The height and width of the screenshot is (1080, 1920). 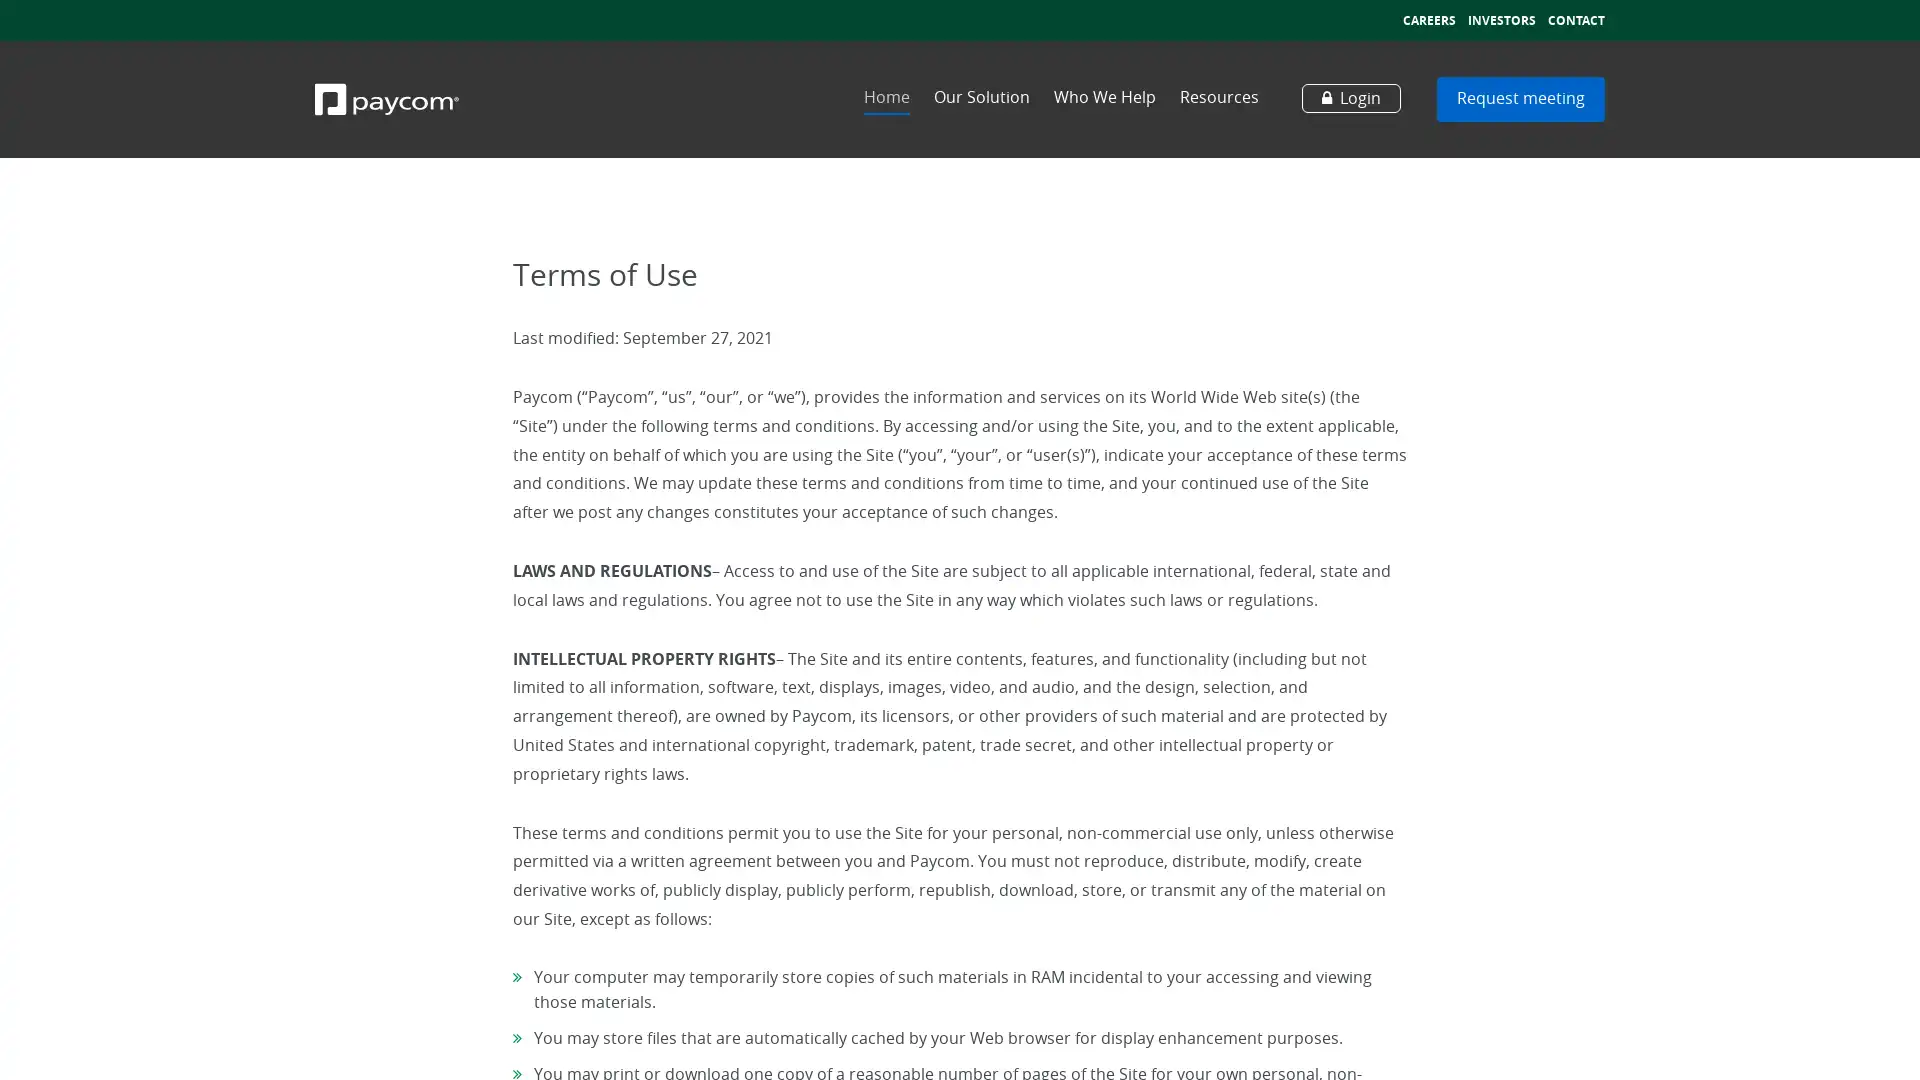 What do you see at coordinates (1815, 1052) in the screenshot?
I see `Accept Cookies` at bounding box center [1815, 1052].